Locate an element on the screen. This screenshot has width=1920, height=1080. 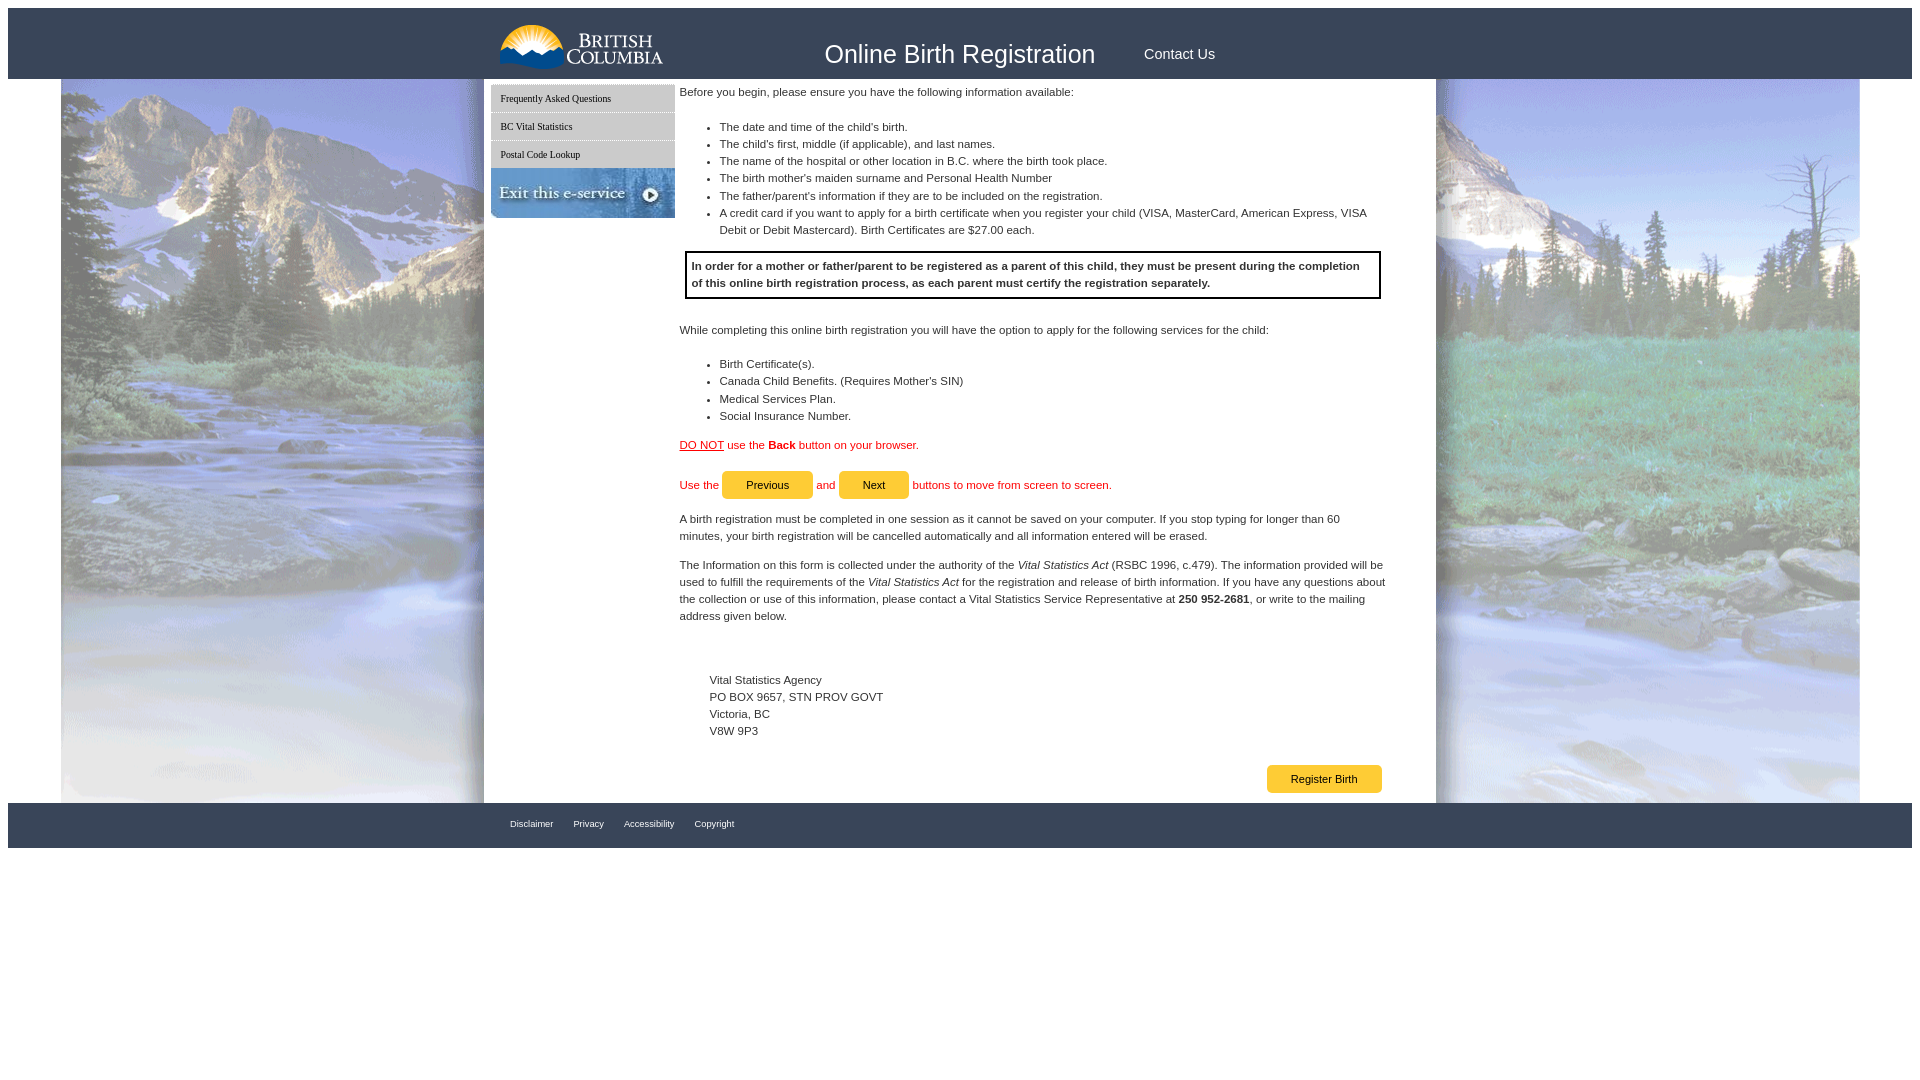
'Frequently Asked Questions' is located at coordinates (580, 98).